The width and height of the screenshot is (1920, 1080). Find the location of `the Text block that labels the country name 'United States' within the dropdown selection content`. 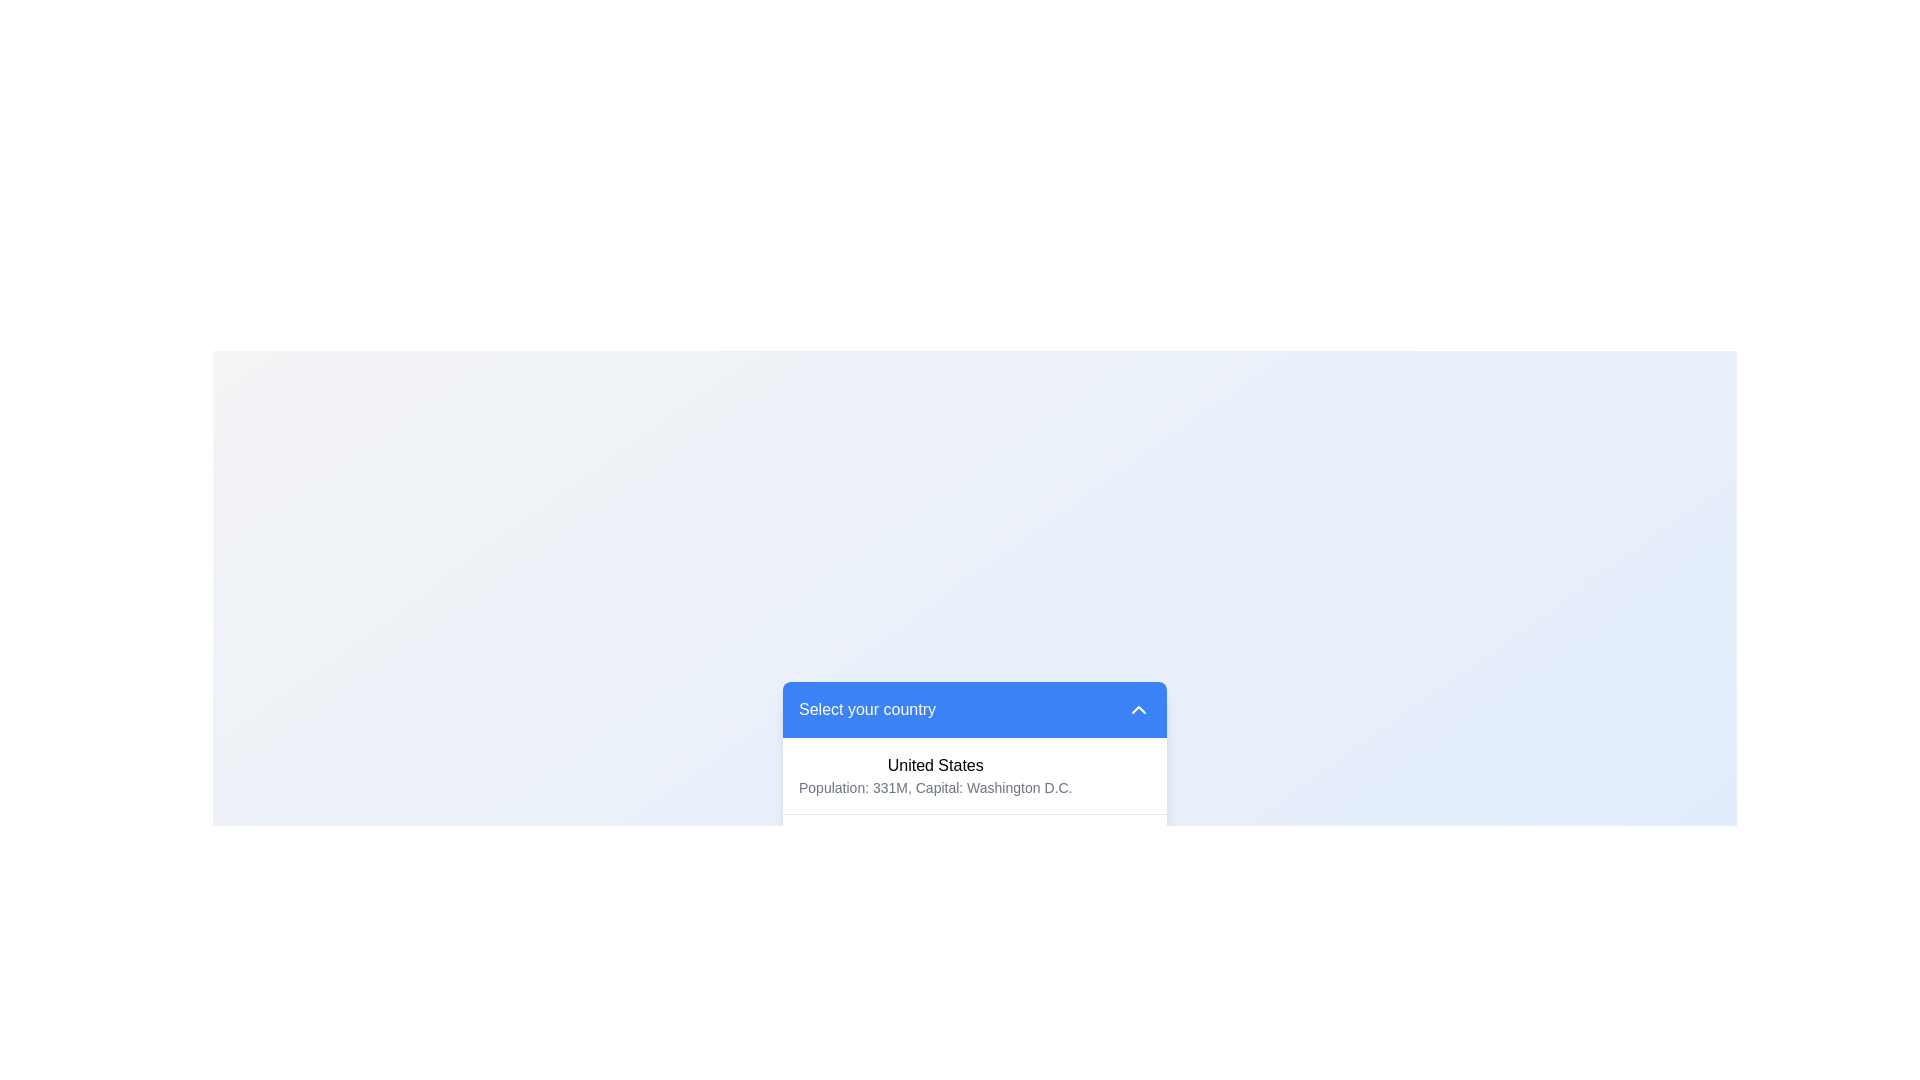

the Text block that labels the country name 'United States' within the dropdown selection content is located at coordinates (934, 765).